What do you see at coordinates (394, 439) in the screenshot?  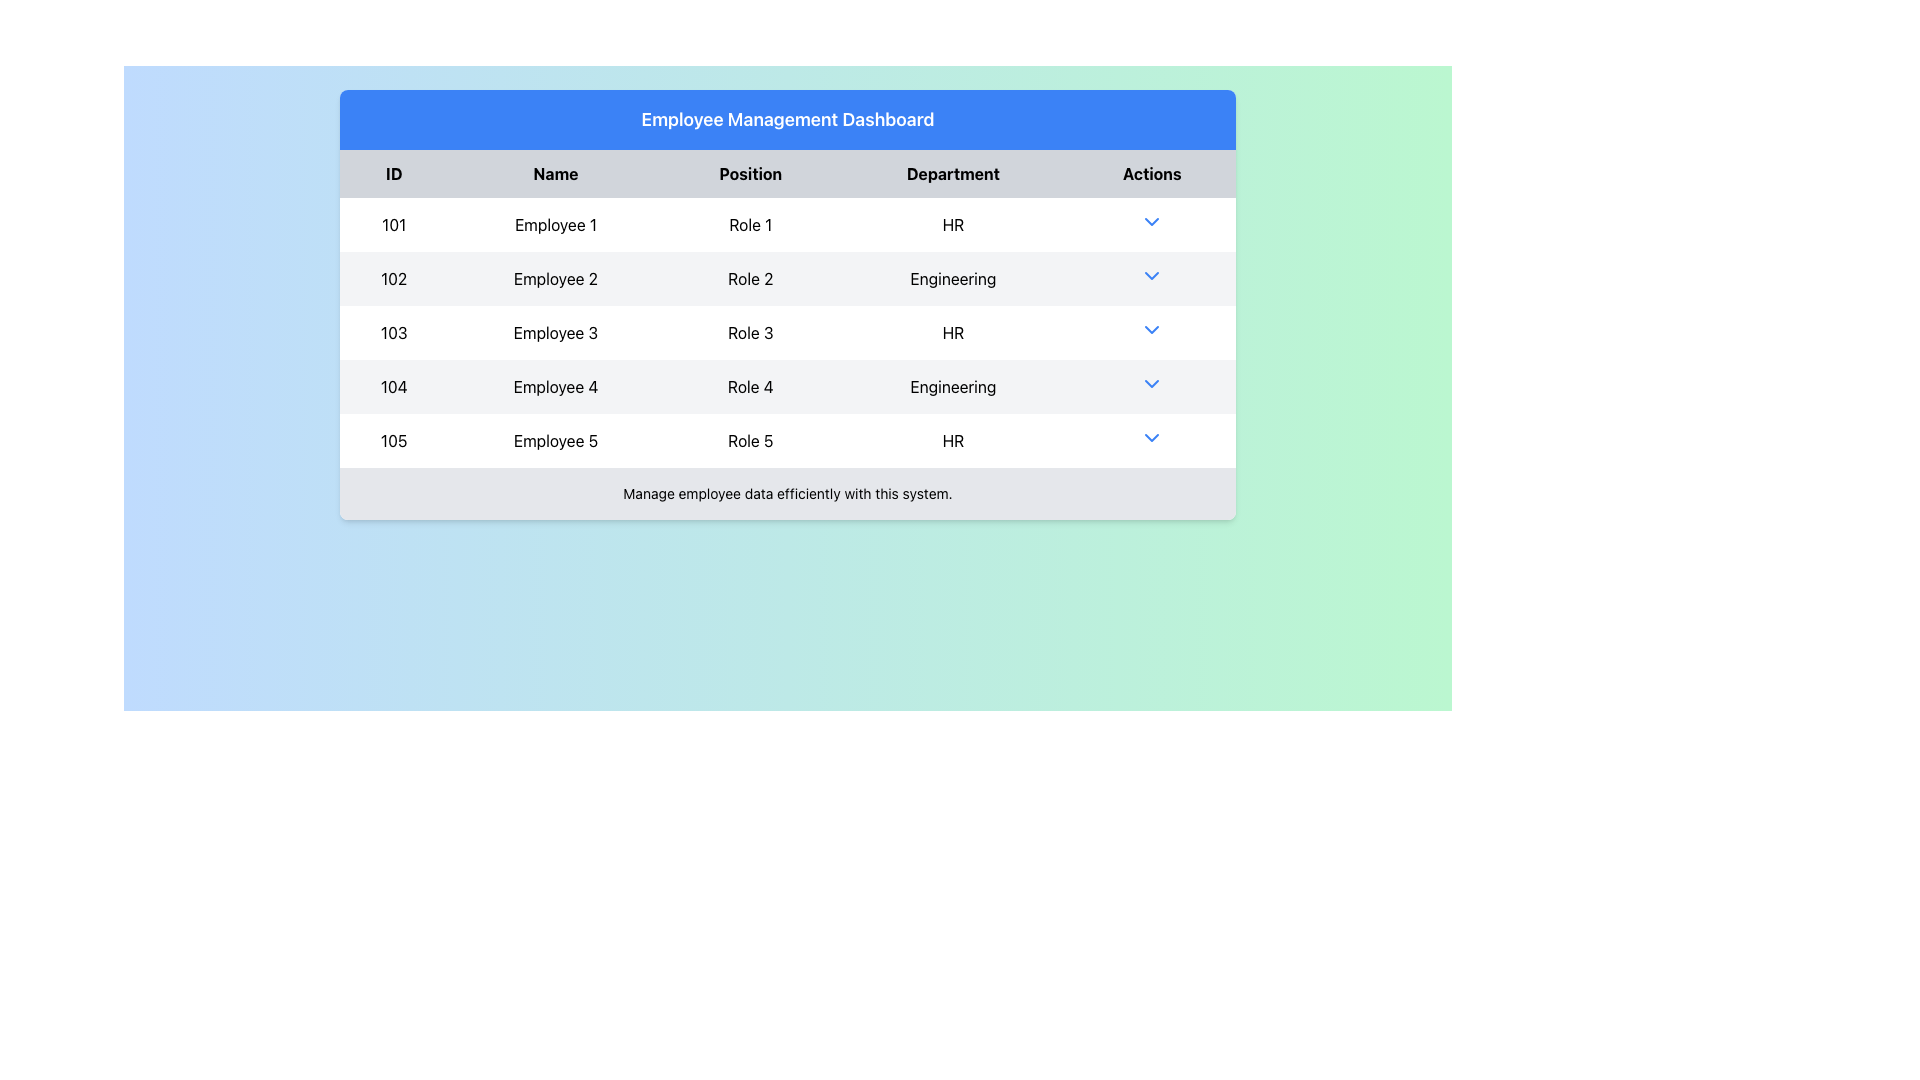 I see `the leftmost table cell in the fifth row under the 'ID' column that identifies 'Employee 5'` at bounding box center [394, 439].